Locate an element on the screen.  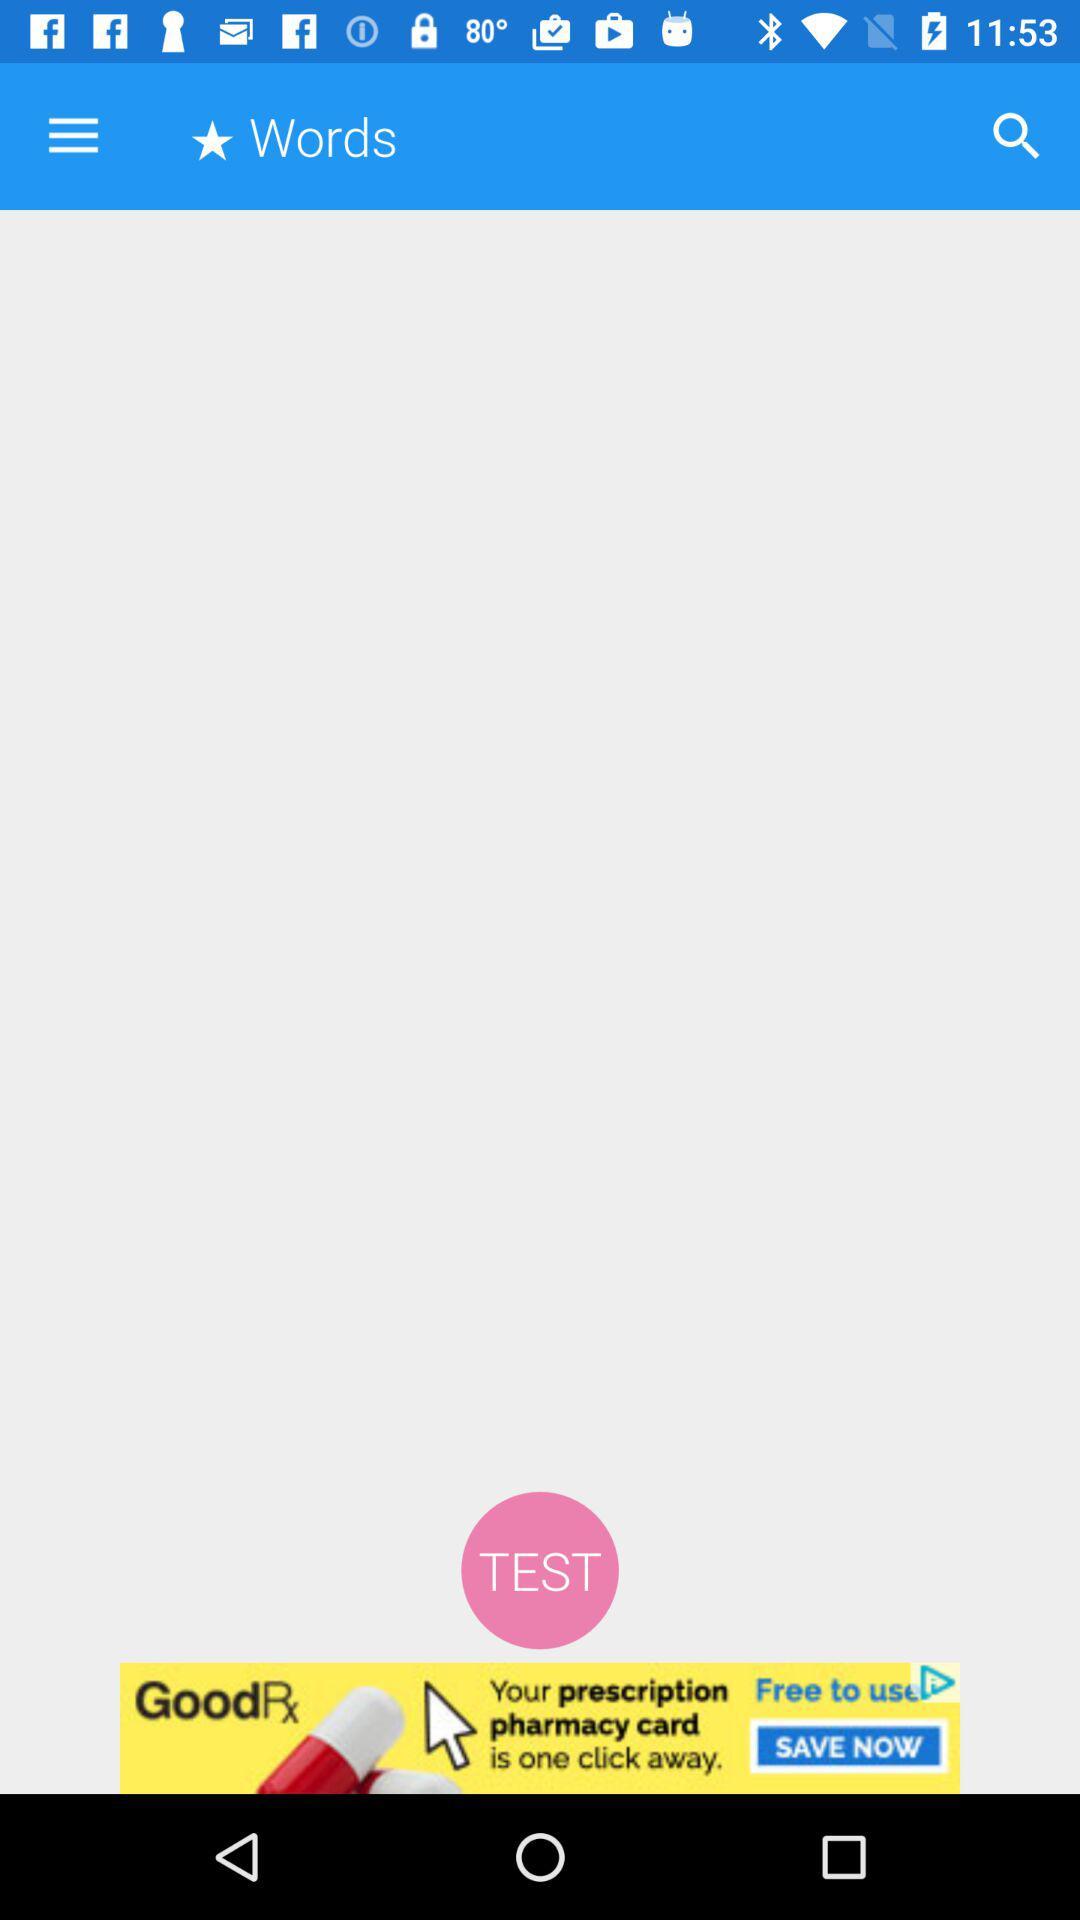
advertisement is located at coordinates (540, 1727).